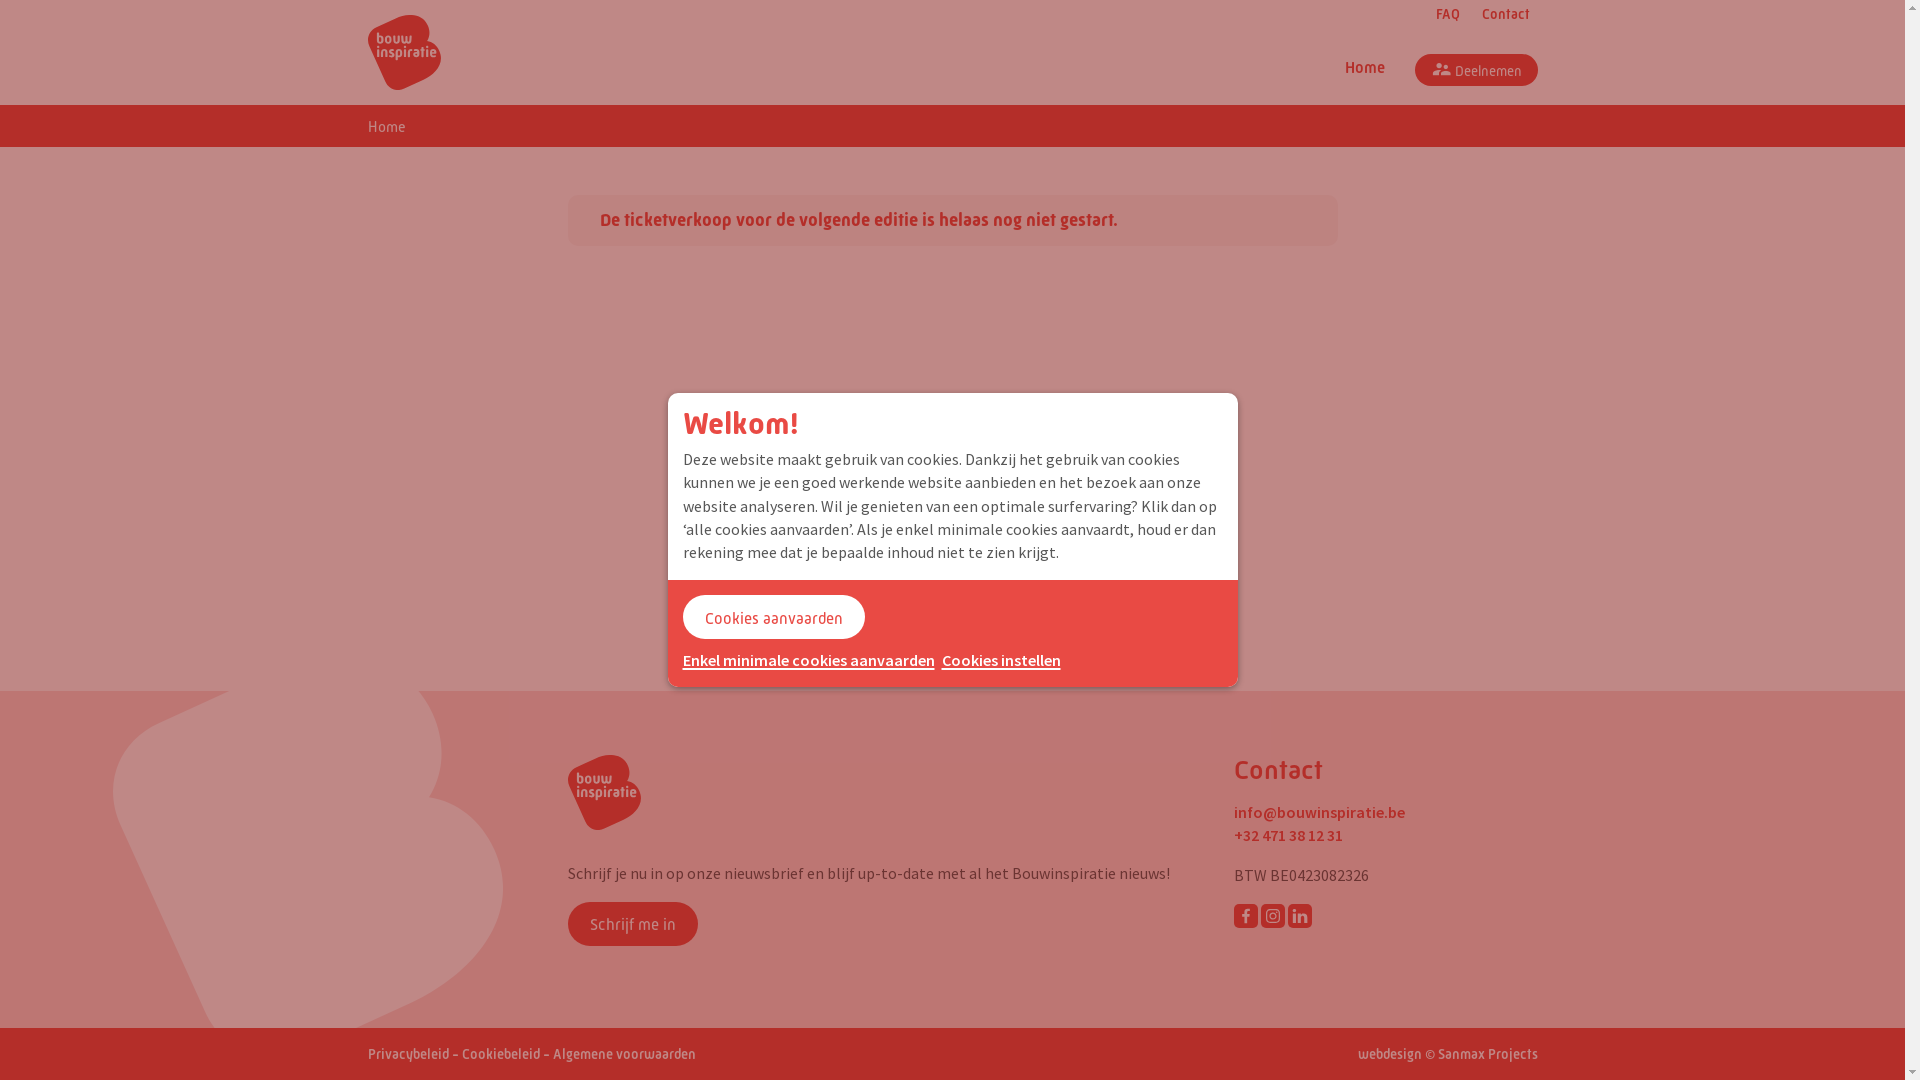  What do you see at coordinates (1319, 812) in the screenshot?
I see `'info@bouwinspiratie.be'` at bounding box center [1319, 812].